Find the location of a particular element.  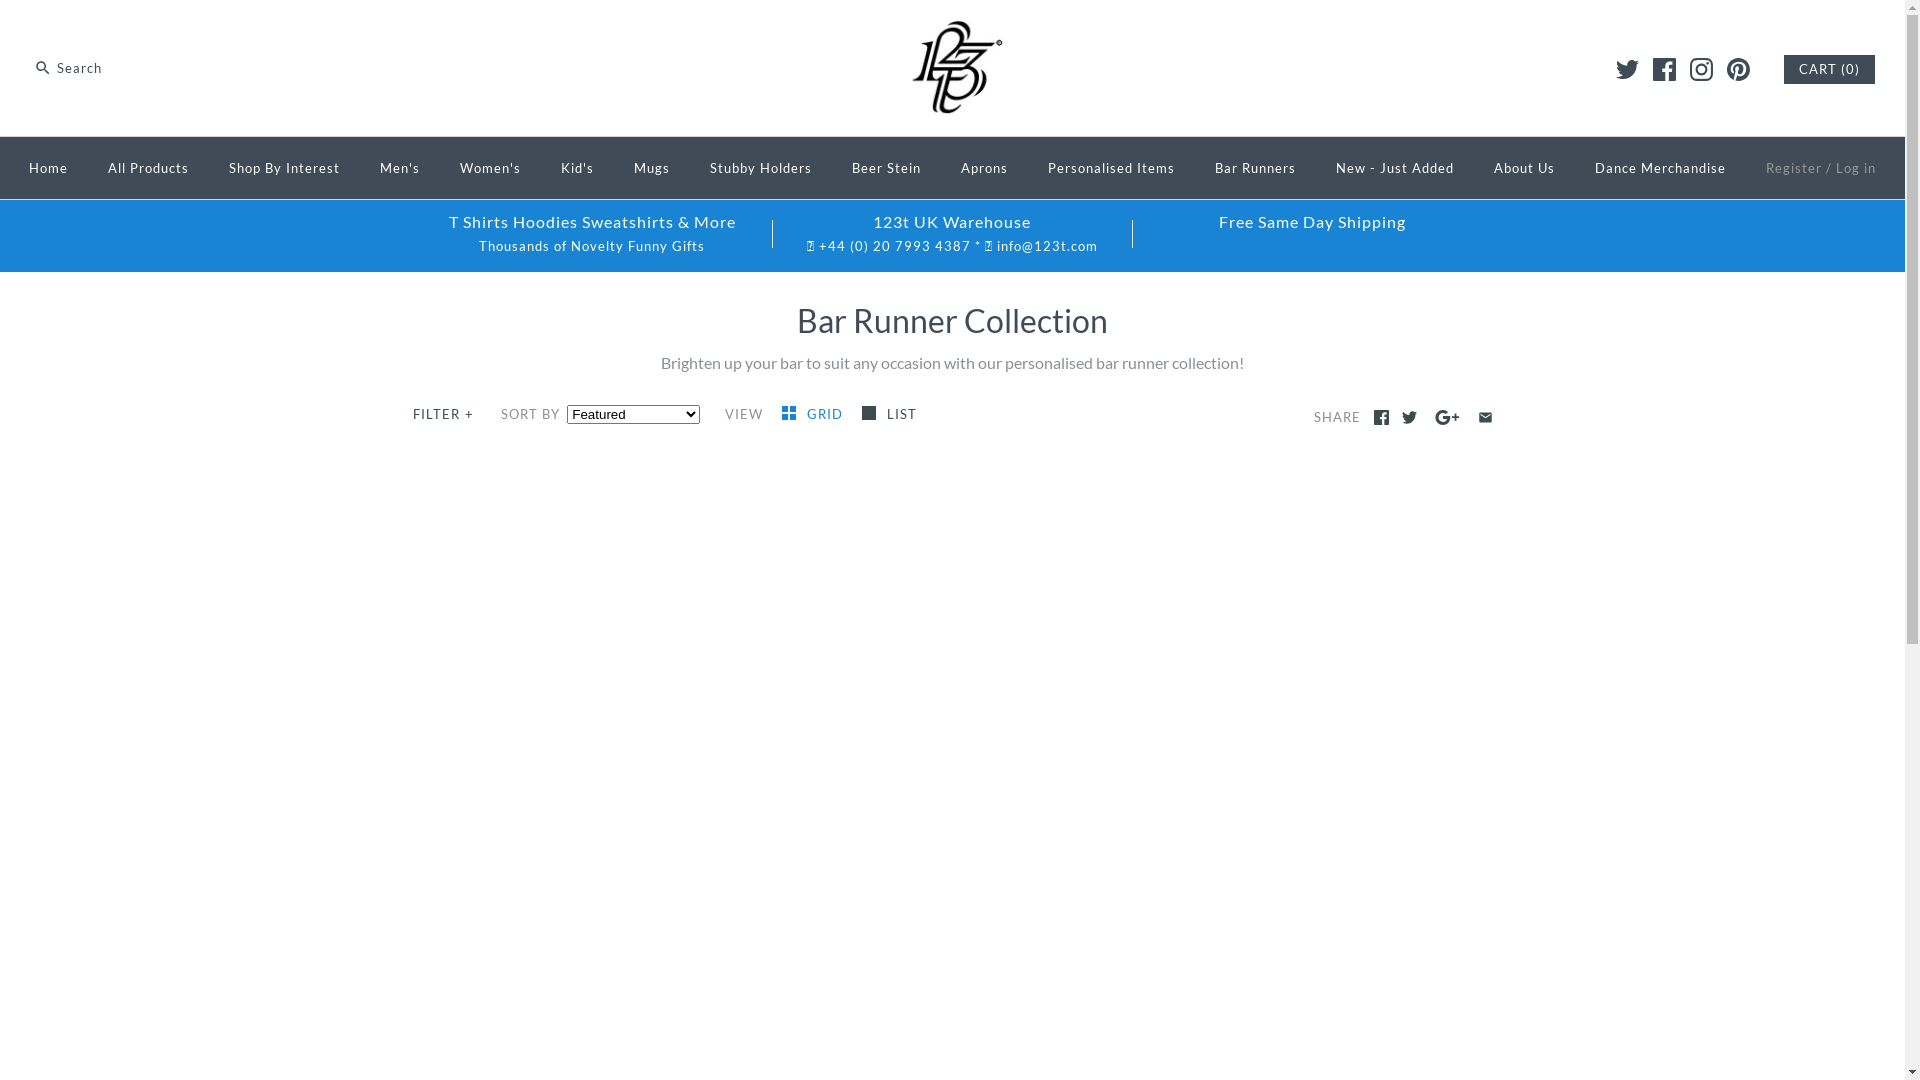

'About Us' is located at coordinates (1523, 167).